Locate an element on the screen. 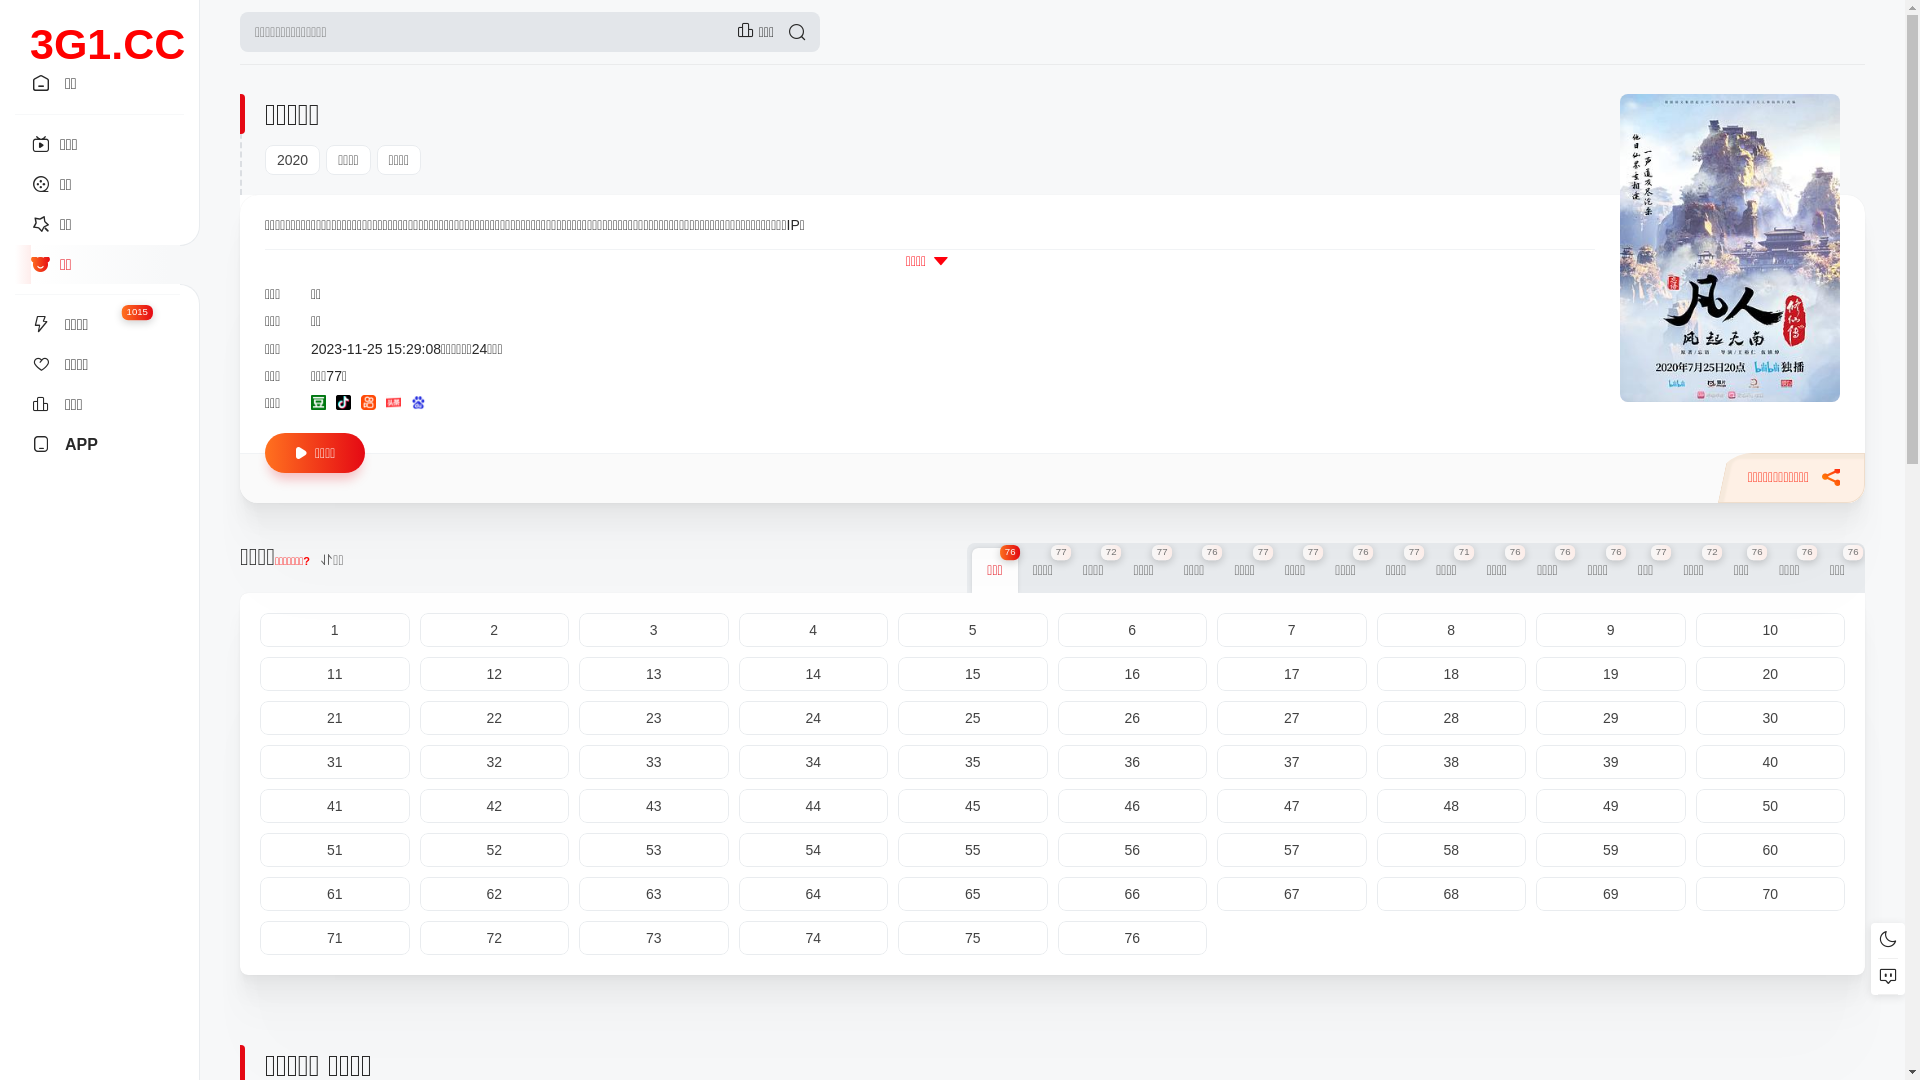  '16' is located at coordinates (1056, 674).